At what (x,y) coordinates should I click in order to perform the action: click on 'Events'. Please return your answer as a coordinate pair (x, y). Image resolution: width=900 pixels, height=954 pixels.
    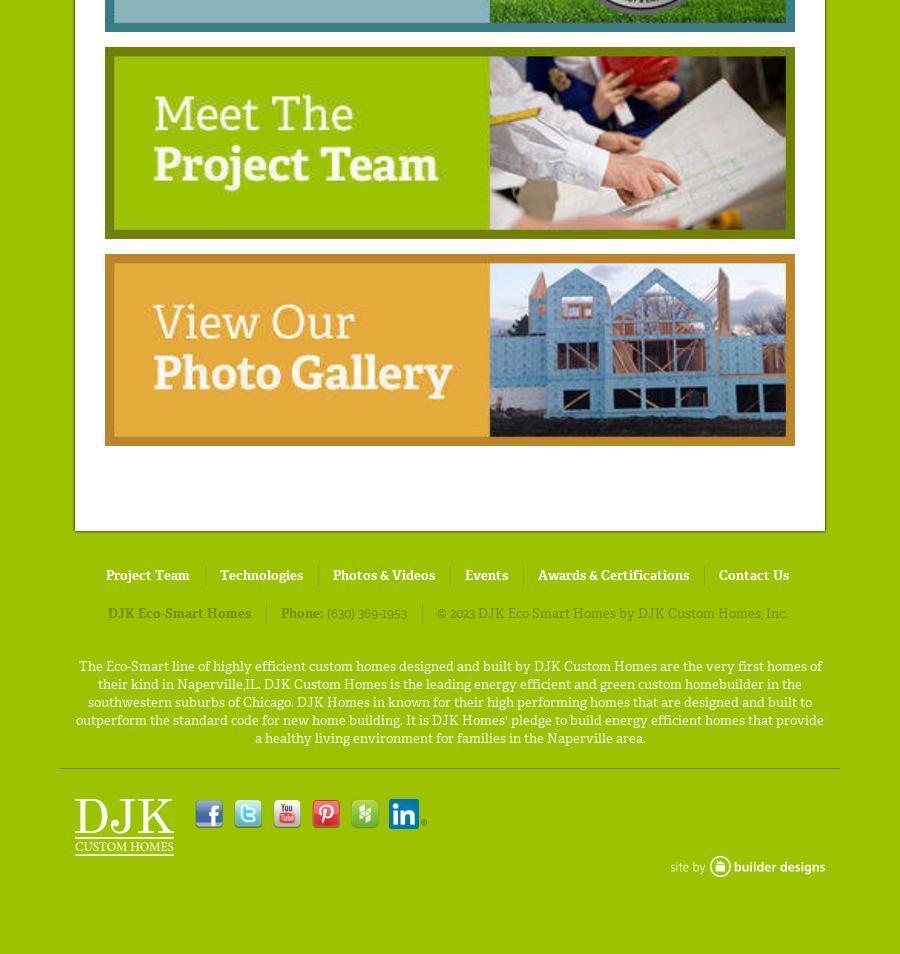
    Looking at the image, I should click on (485, 573).